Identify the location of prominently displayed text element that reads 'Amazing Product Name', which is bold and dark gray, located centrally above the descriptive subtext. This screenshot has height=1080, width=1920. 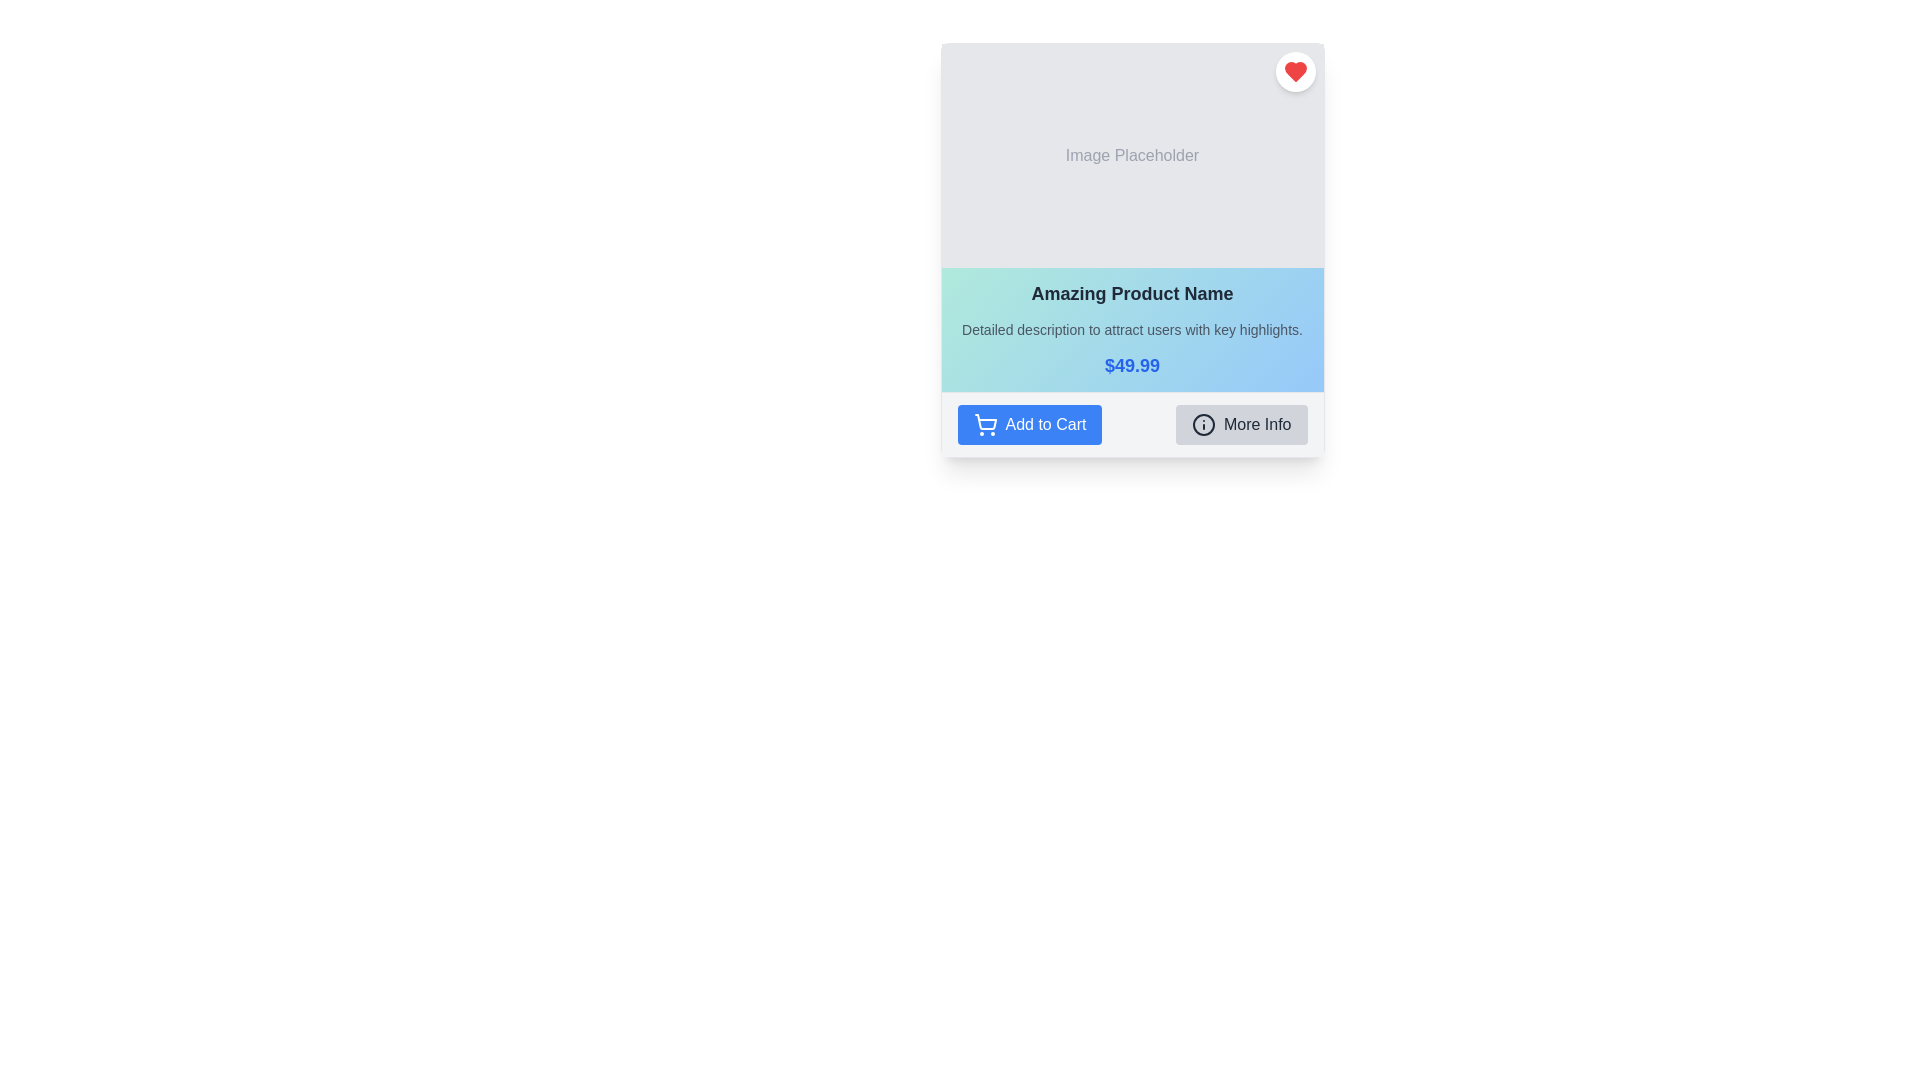
(1132, 293).